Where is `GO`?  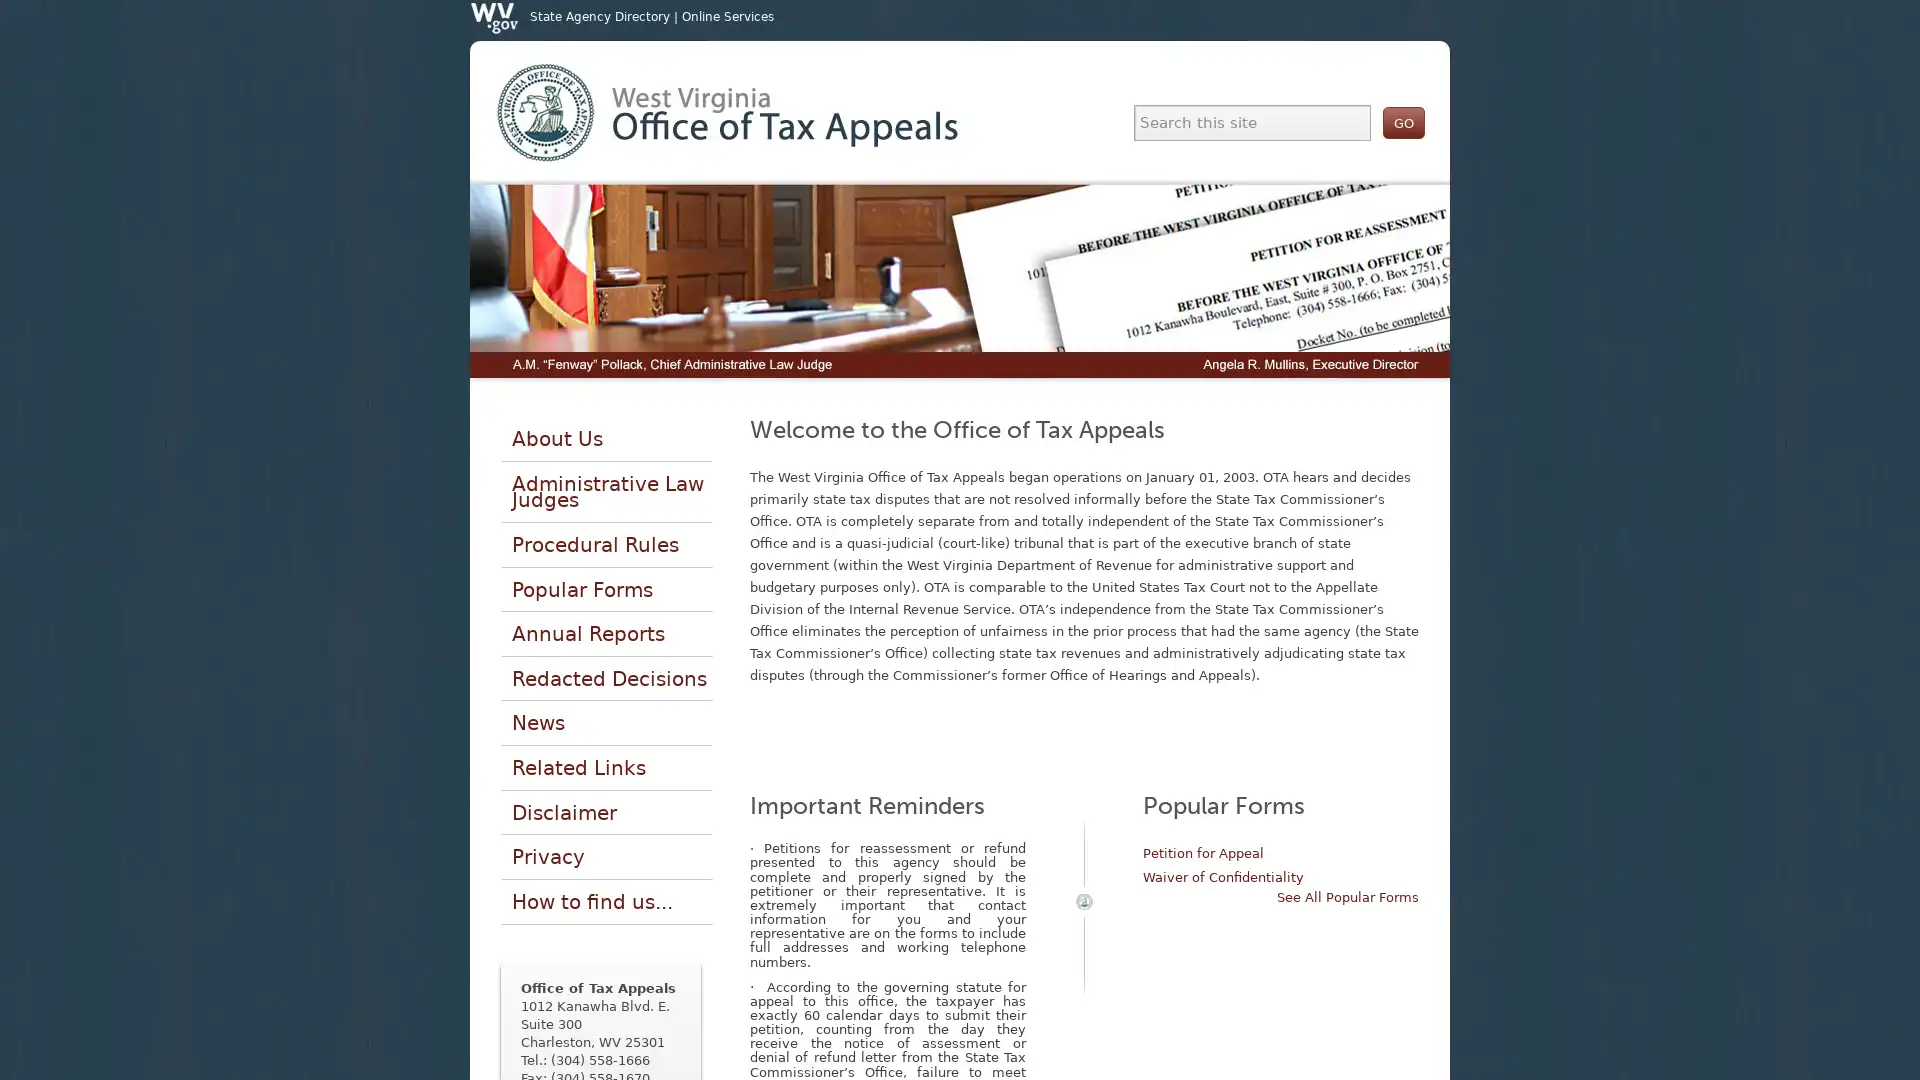
GO is located at coordinates (1402, 123).